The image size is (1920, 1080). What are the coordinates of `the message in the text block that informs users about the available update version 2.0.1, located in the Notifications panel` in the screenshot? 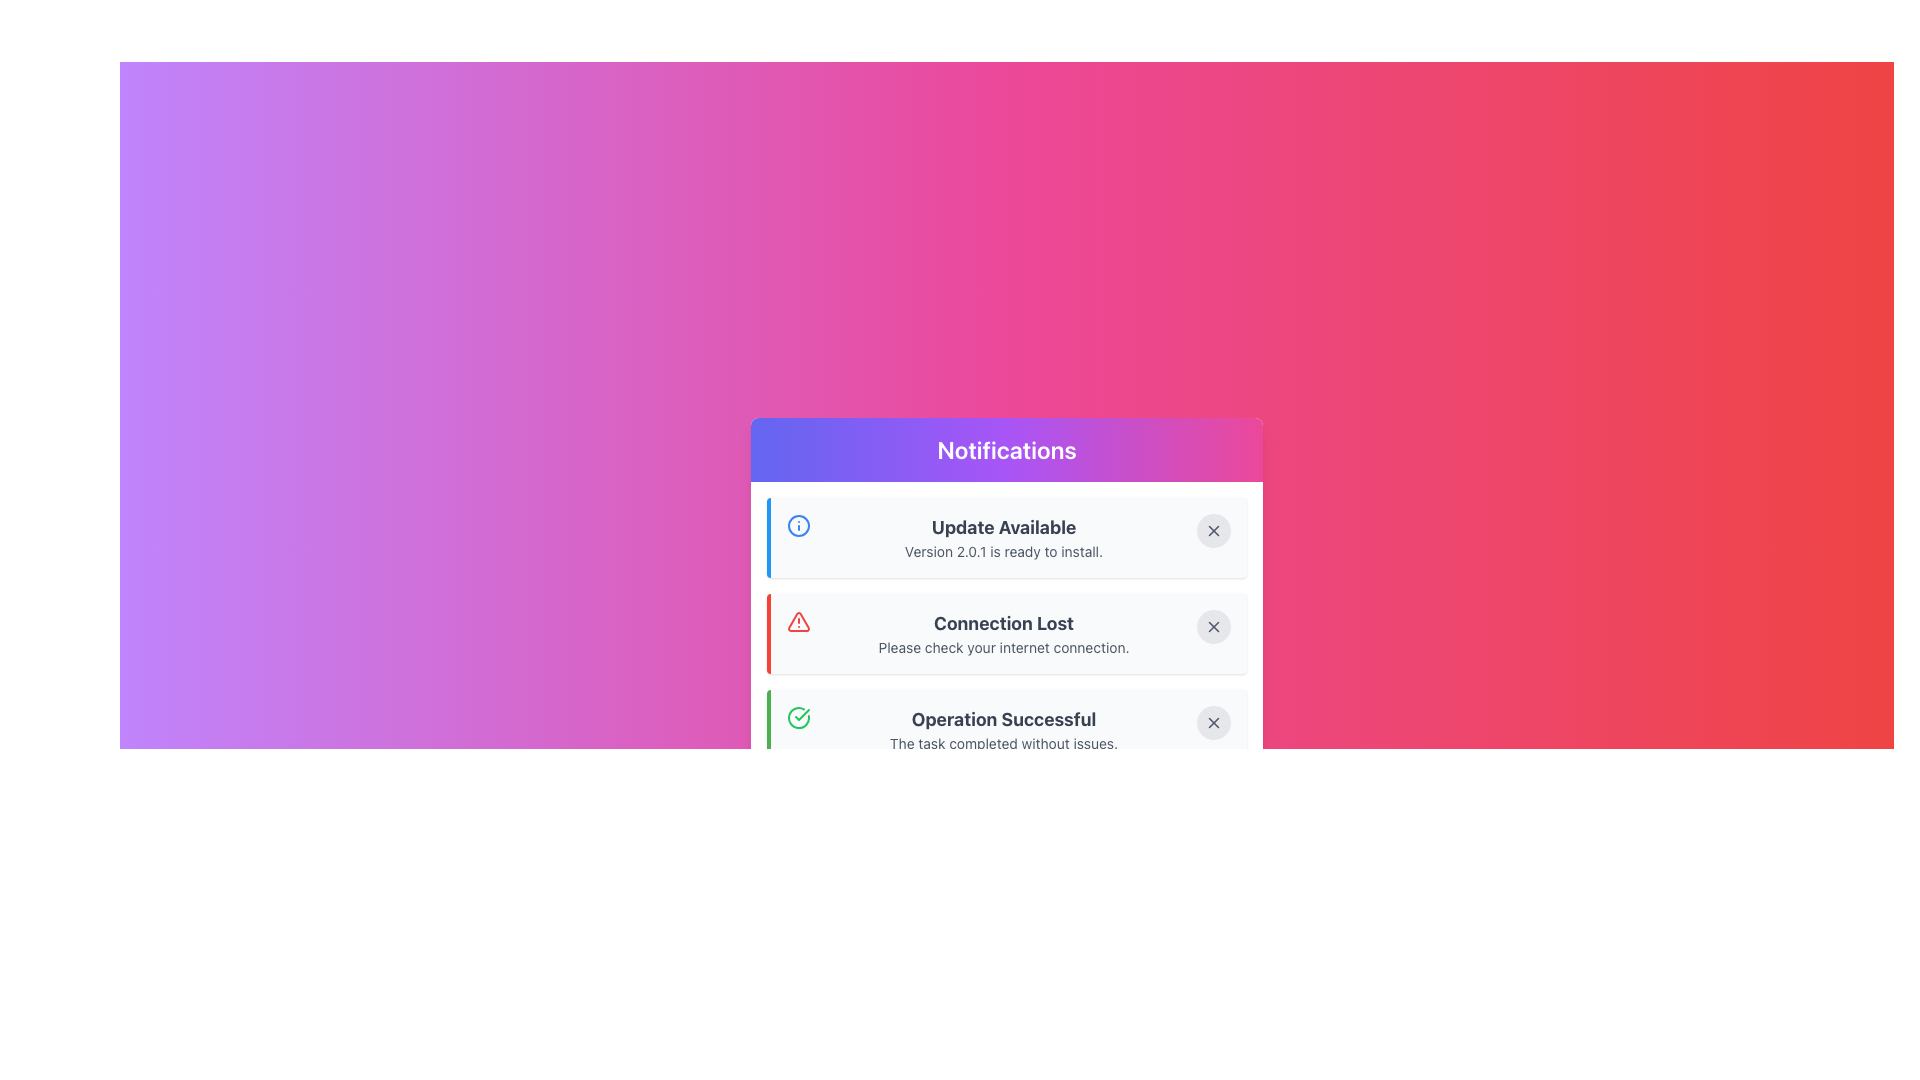 It's located at (1003, 536).